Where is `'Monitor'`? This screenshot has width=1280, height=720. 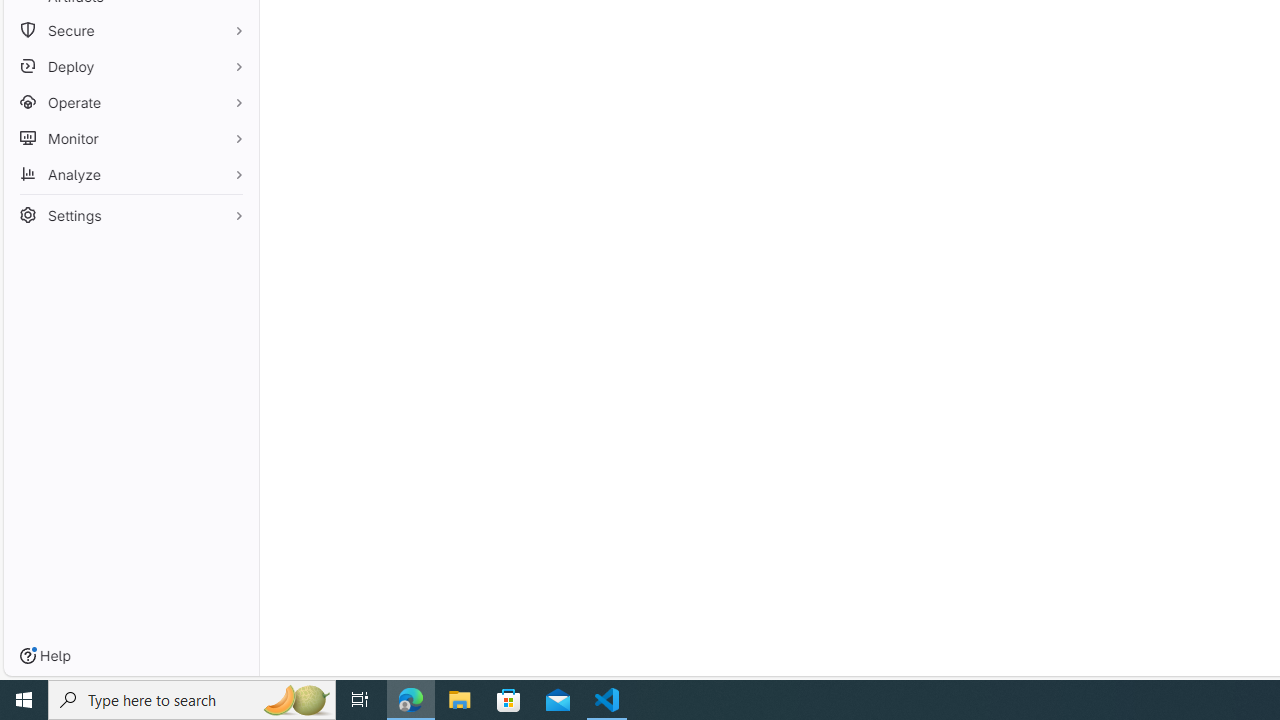
'Monitor' is located at coordinates (130, 137).